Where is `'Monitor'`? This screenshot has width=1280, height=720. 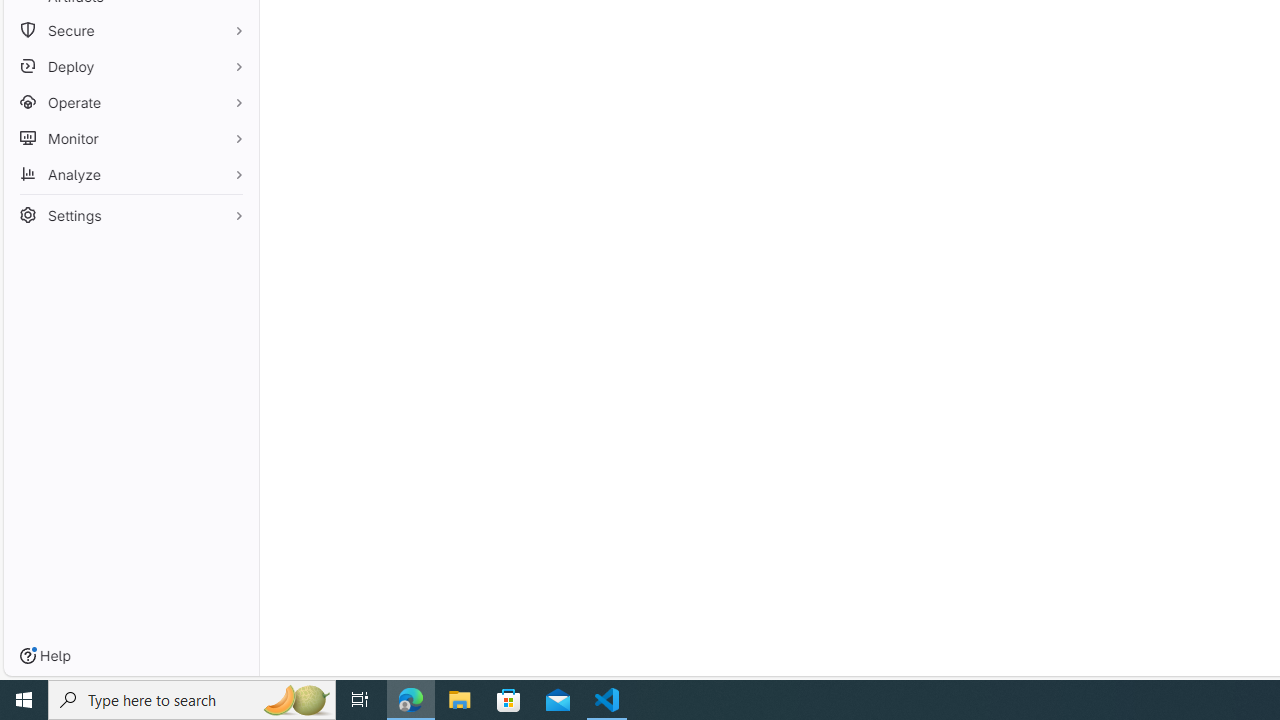
'Monitor' is located at coordinates (130, 137).